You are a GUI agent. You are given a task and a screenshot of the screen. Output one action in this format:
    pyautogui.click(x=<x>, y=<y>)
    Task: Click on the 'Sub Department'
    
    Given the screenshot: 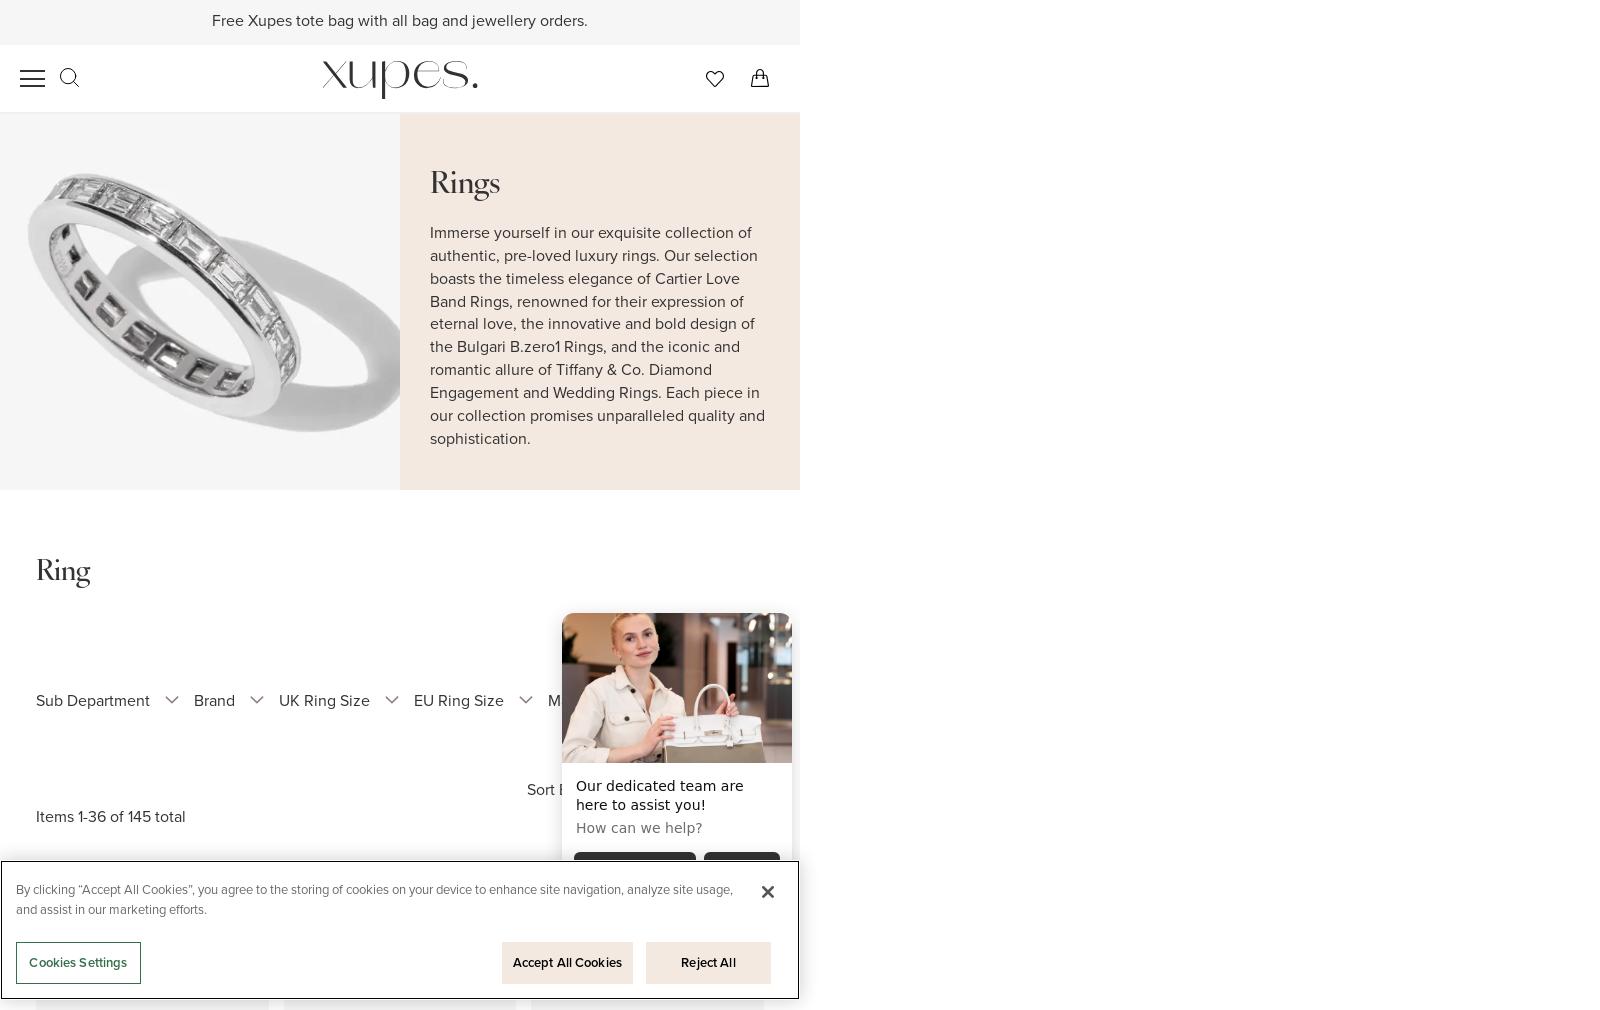 What is the action you would take?
    pyautogui.click(x=91, y=699)
    